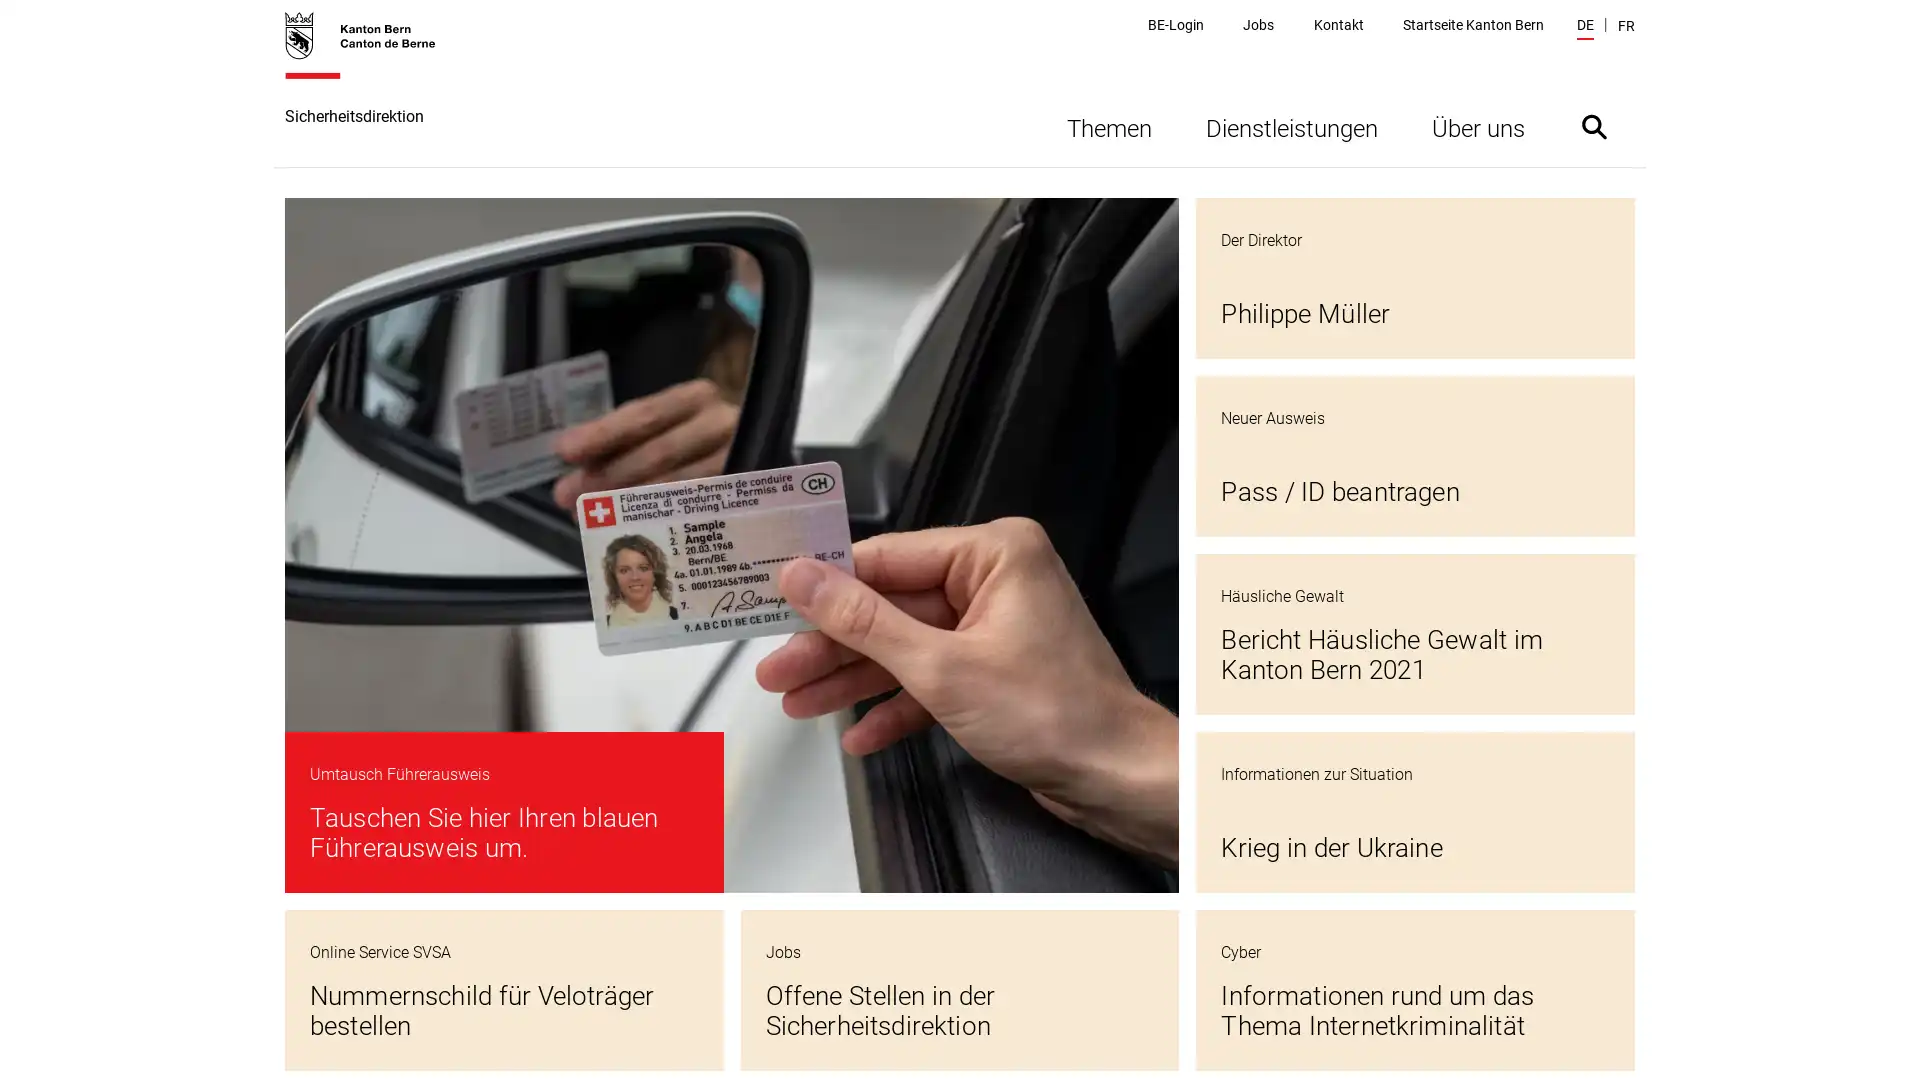 Image resolution: width=1920 pixels, height=1080 pixels. Describe the element at coordinates (1108, 128) in the screenshot. I see `Themen` at that location.